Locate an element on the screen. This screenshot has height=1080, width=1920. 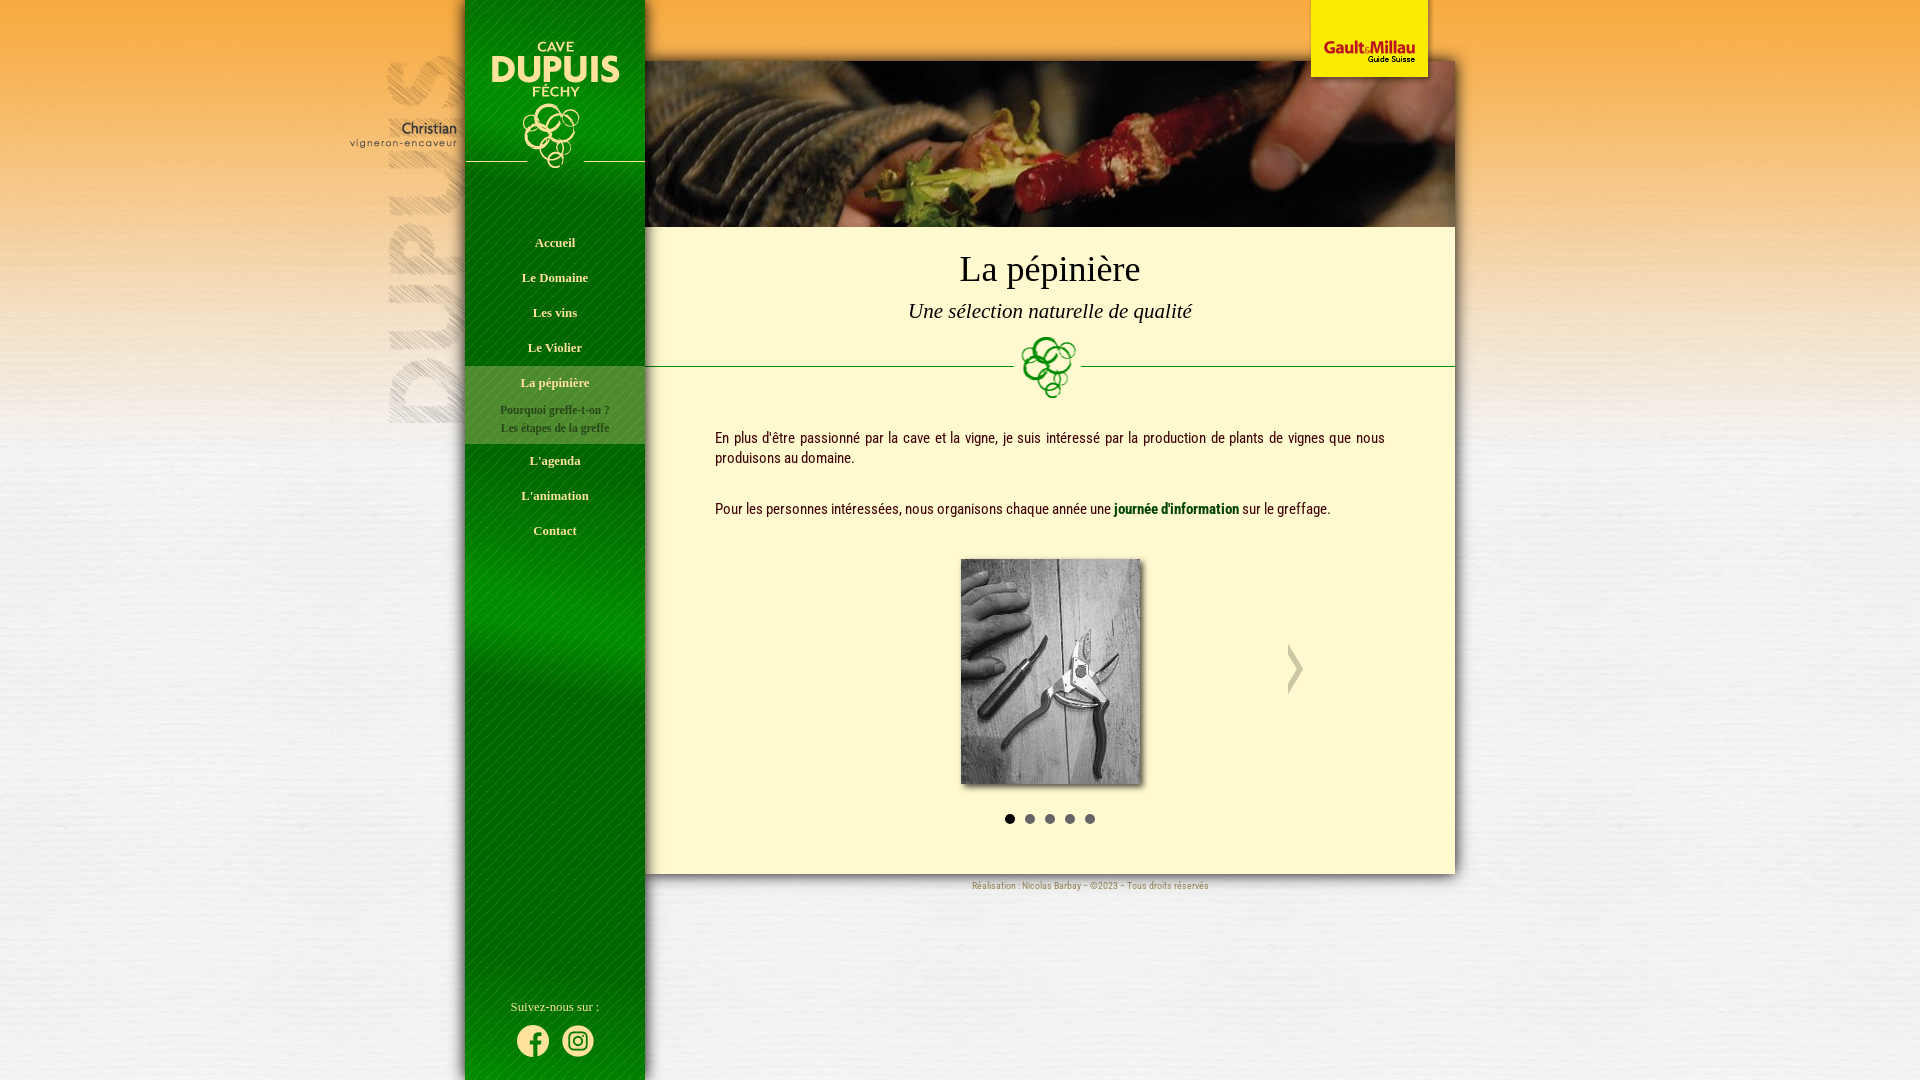
'L'agenda' is located at coordinates (555, 461).